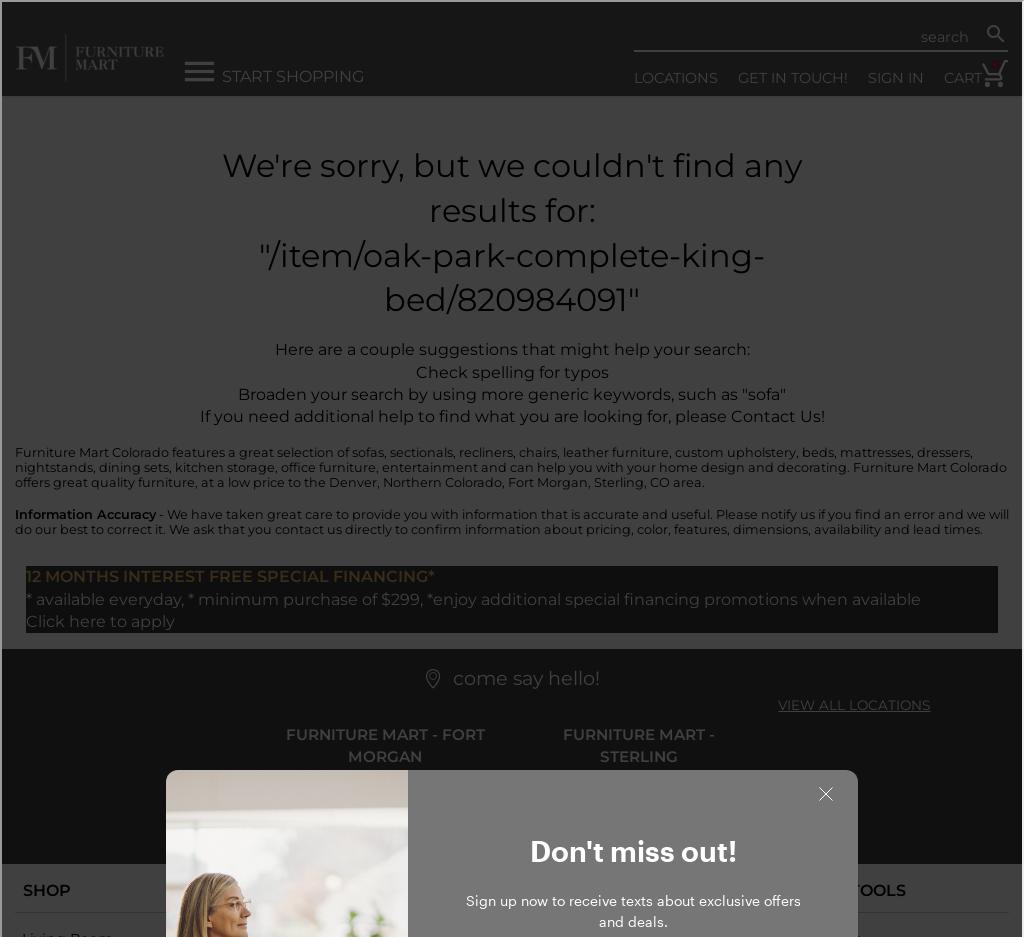 This screenshot has height=937, width=1024. Describe the element at coordinates (24, 597) in the screenshot. I see `'* available everyday, * minimum purchase of $299, *enjoy additional special financing promotions when available'` at that location.